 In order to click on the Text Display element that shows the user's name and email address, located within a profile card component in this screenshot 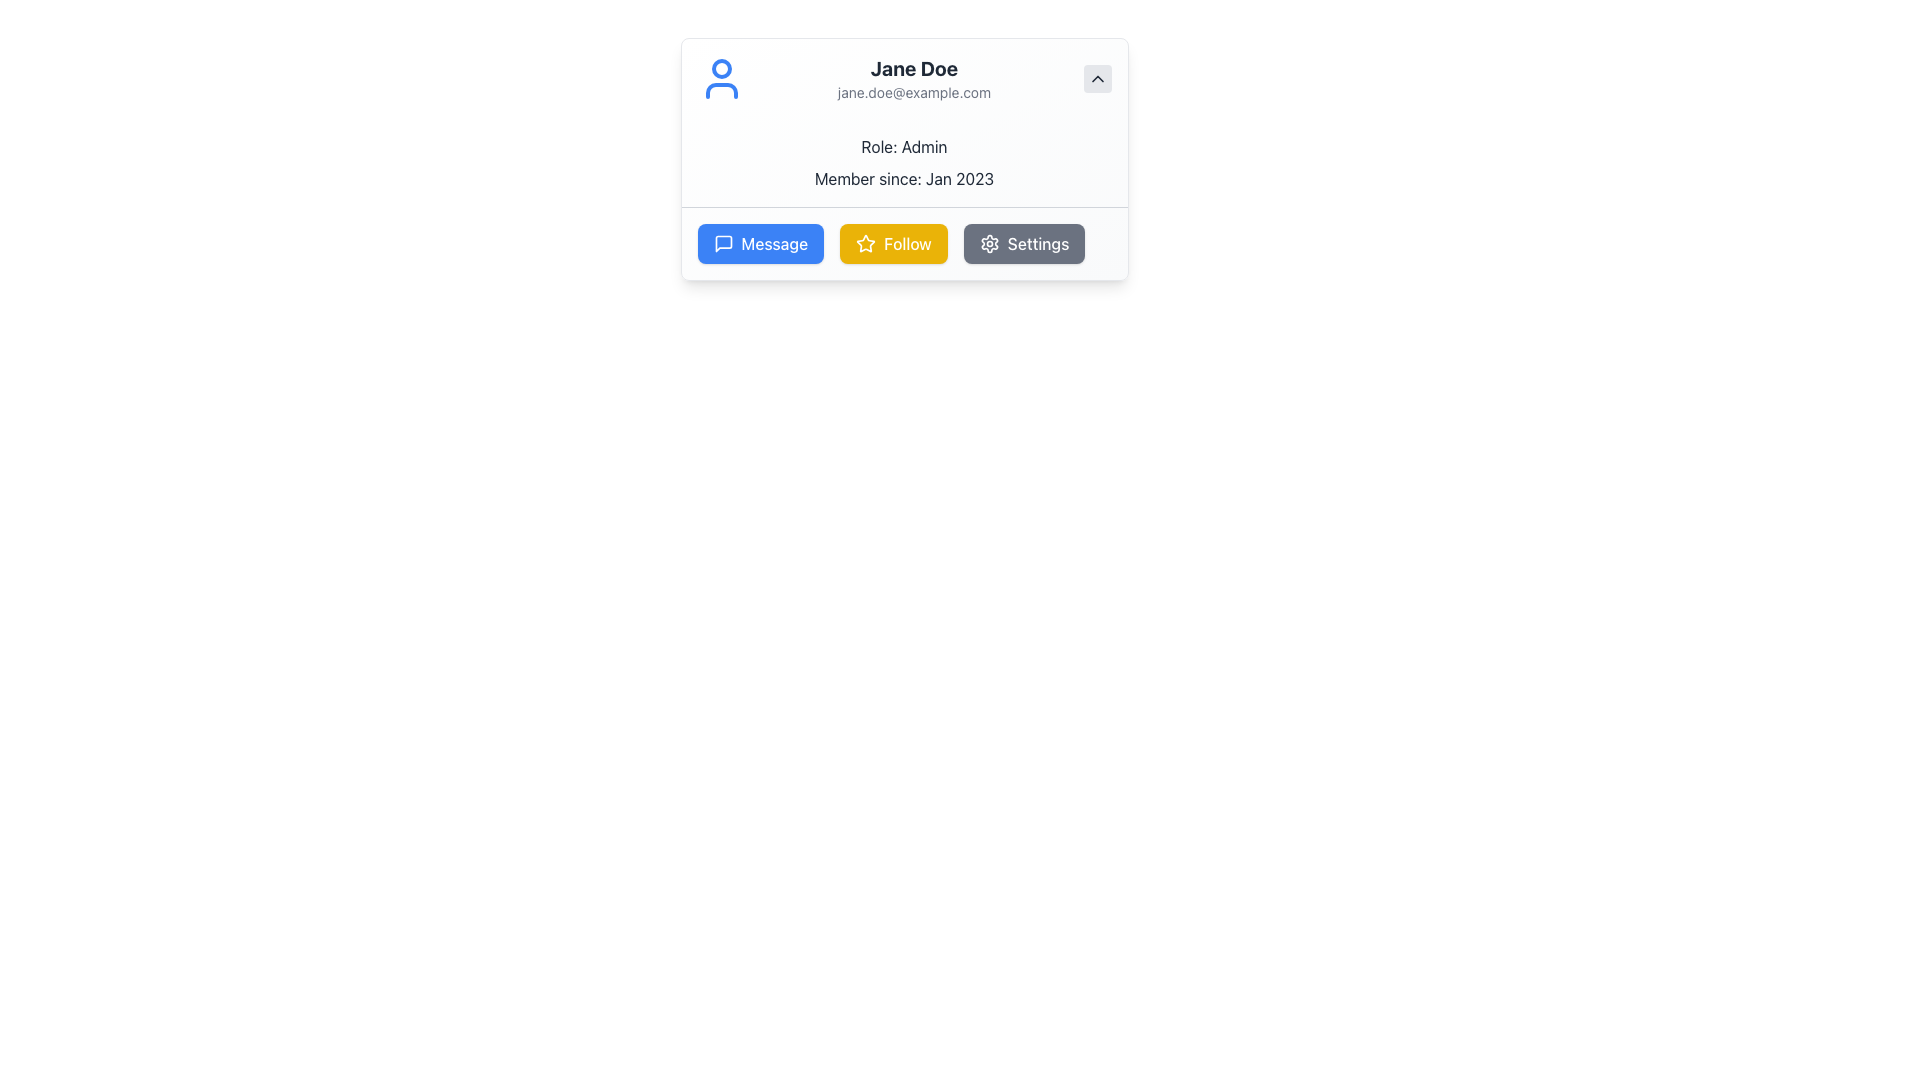, I will do `click(913, 77)`.